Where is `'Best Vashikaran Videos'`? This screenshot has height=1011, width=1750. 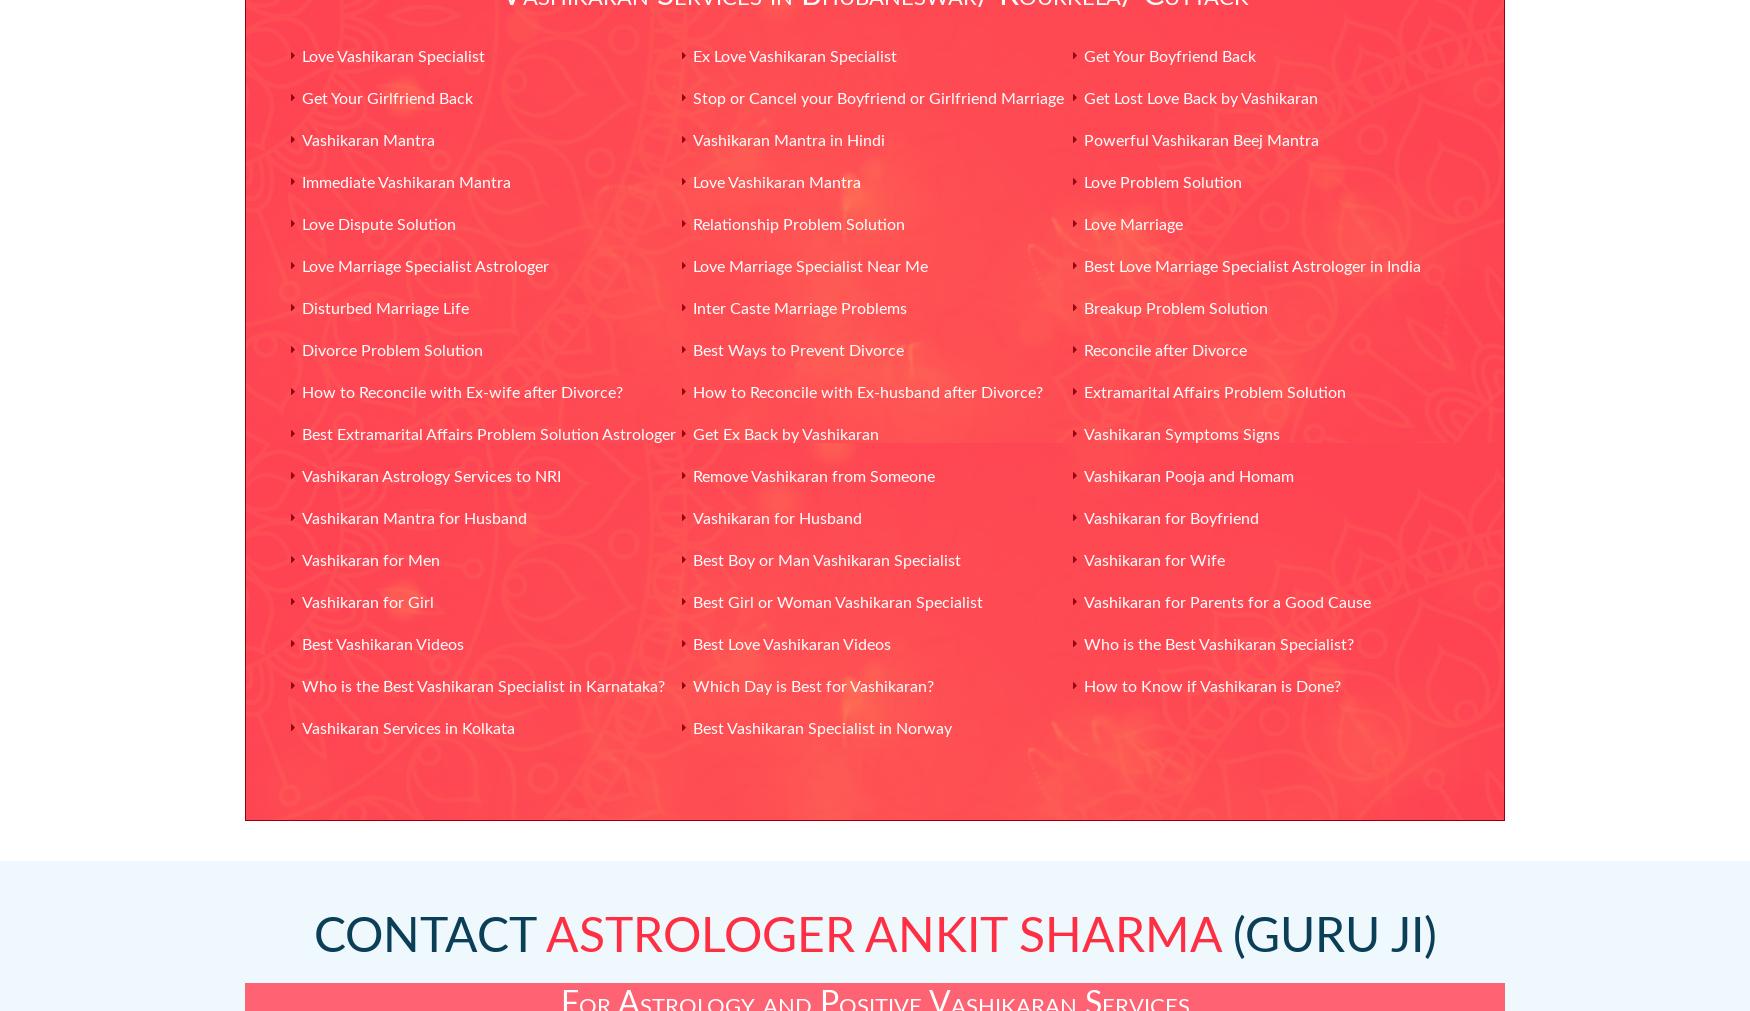
'Best Vashikaran Videos' is located at coordinates (382, 645).